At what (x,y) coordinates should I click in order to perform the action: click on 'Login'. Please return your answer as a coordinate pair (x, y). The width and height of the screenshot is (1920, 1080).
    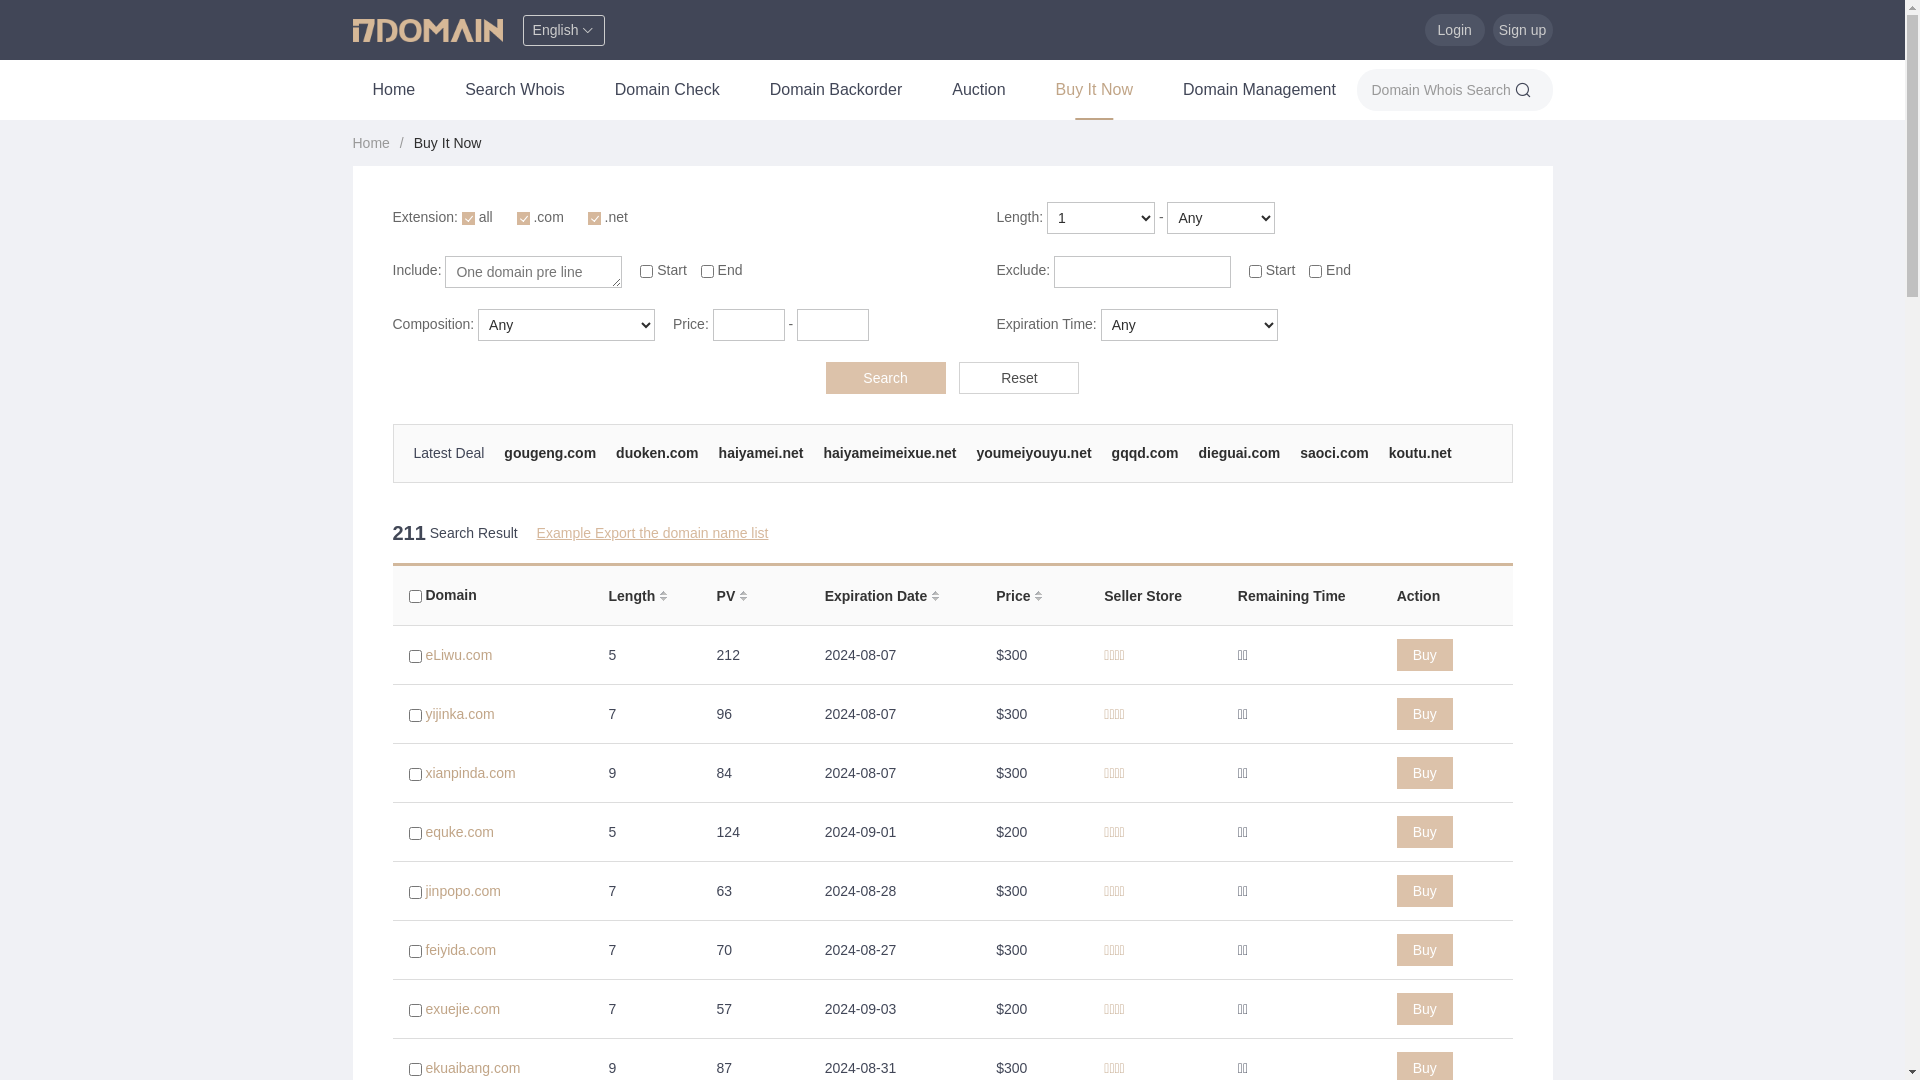
    Looking at the image, I should click on (1454, 30).